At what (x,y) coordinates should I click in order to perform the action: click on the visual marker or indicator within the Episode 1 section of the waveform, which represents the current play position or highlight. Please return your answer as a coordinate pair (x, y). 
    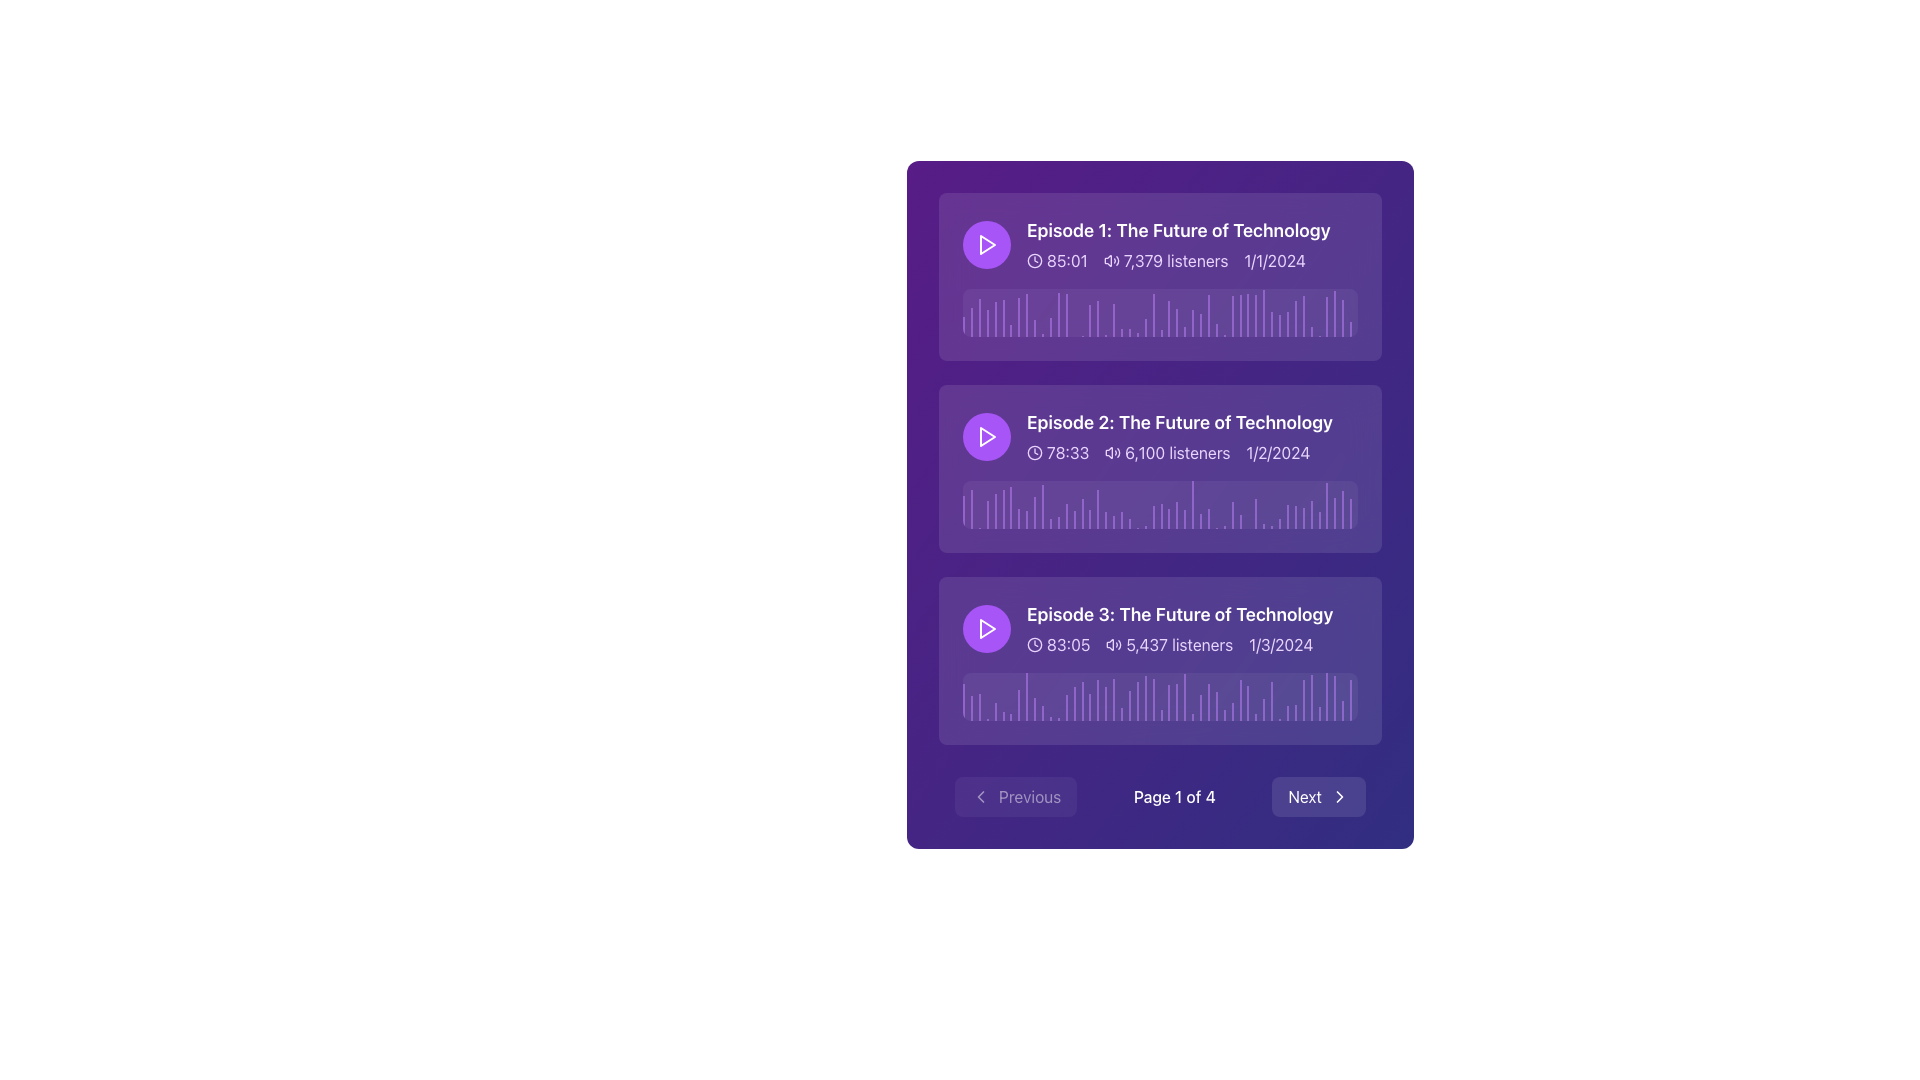
    Looking at the image, I should click on (1185, 330).